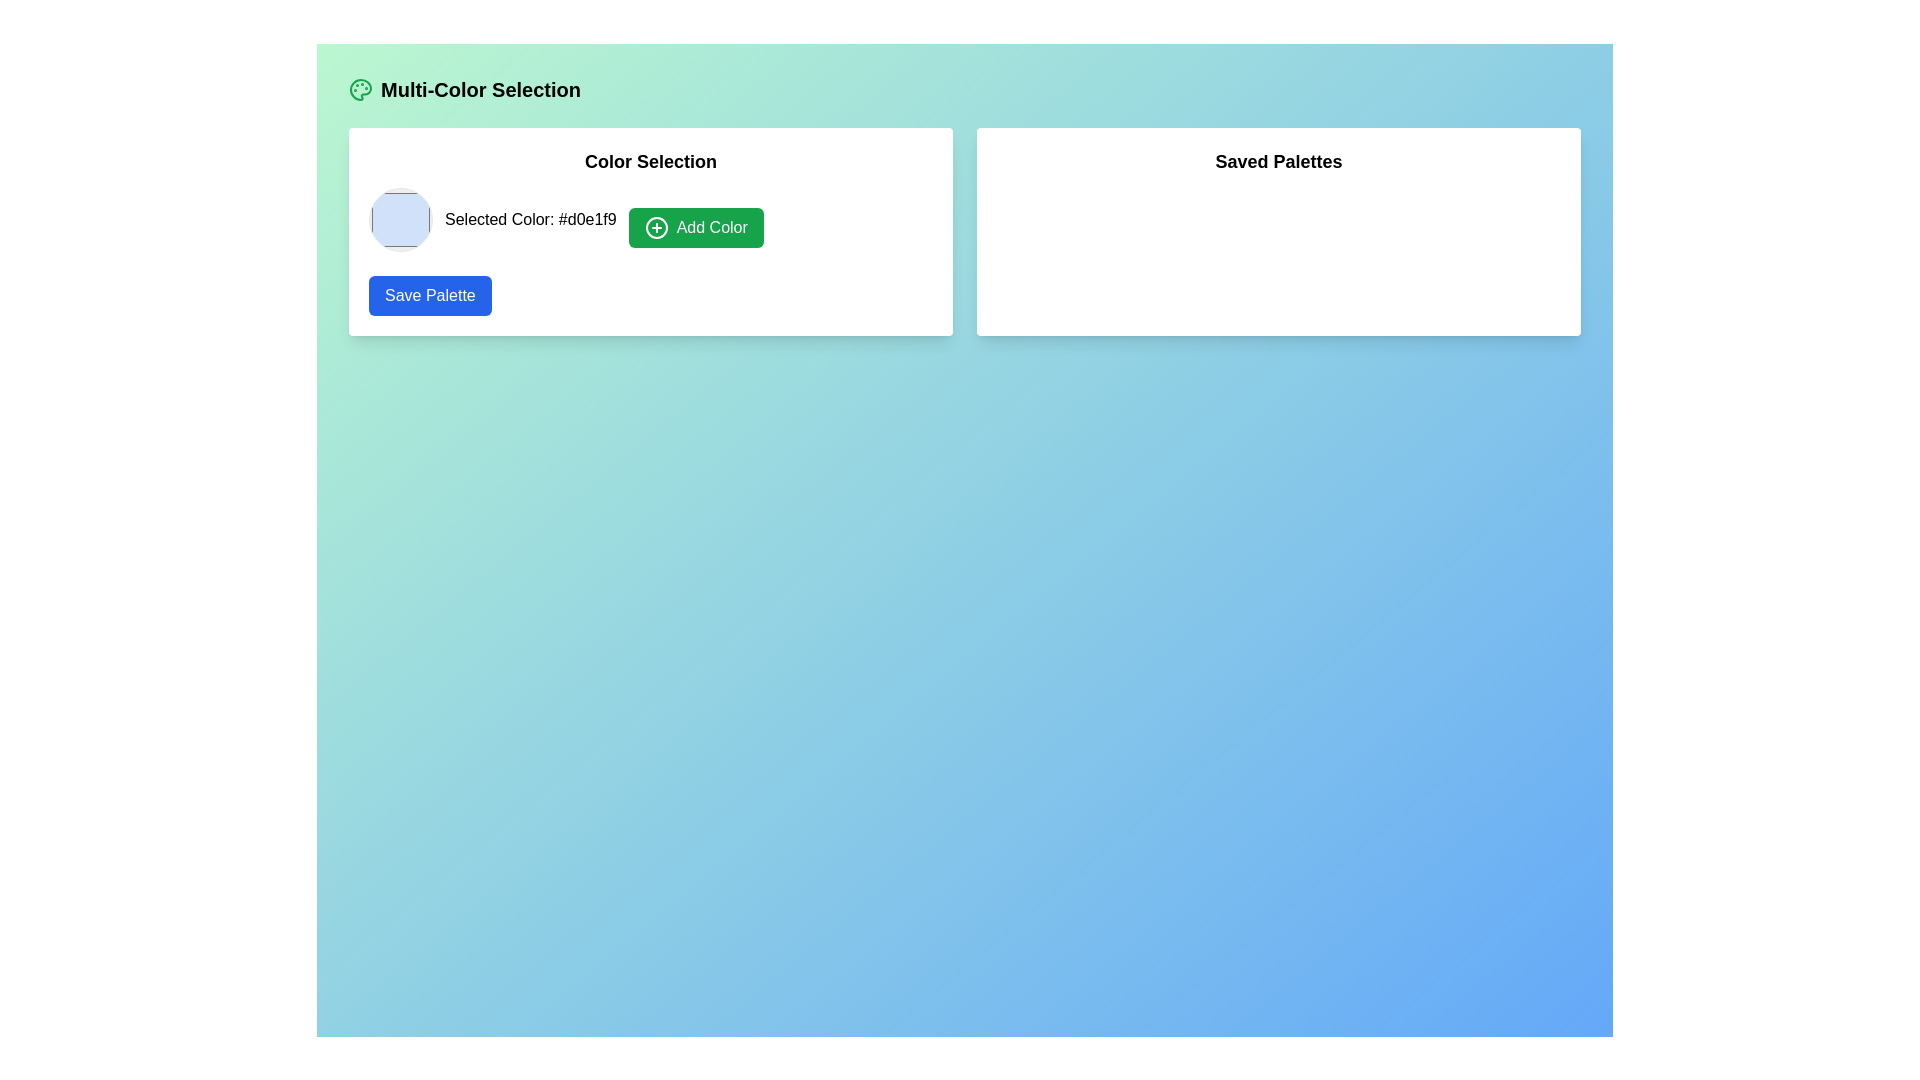  What do you see at coordinates (1277, 161) in the screenshot?
I see `the 'Saved Palettes' text label, which is a bold, large heading at the top of a white-background panel in the upper right area of the interface` at bounding box center [1277, 161].